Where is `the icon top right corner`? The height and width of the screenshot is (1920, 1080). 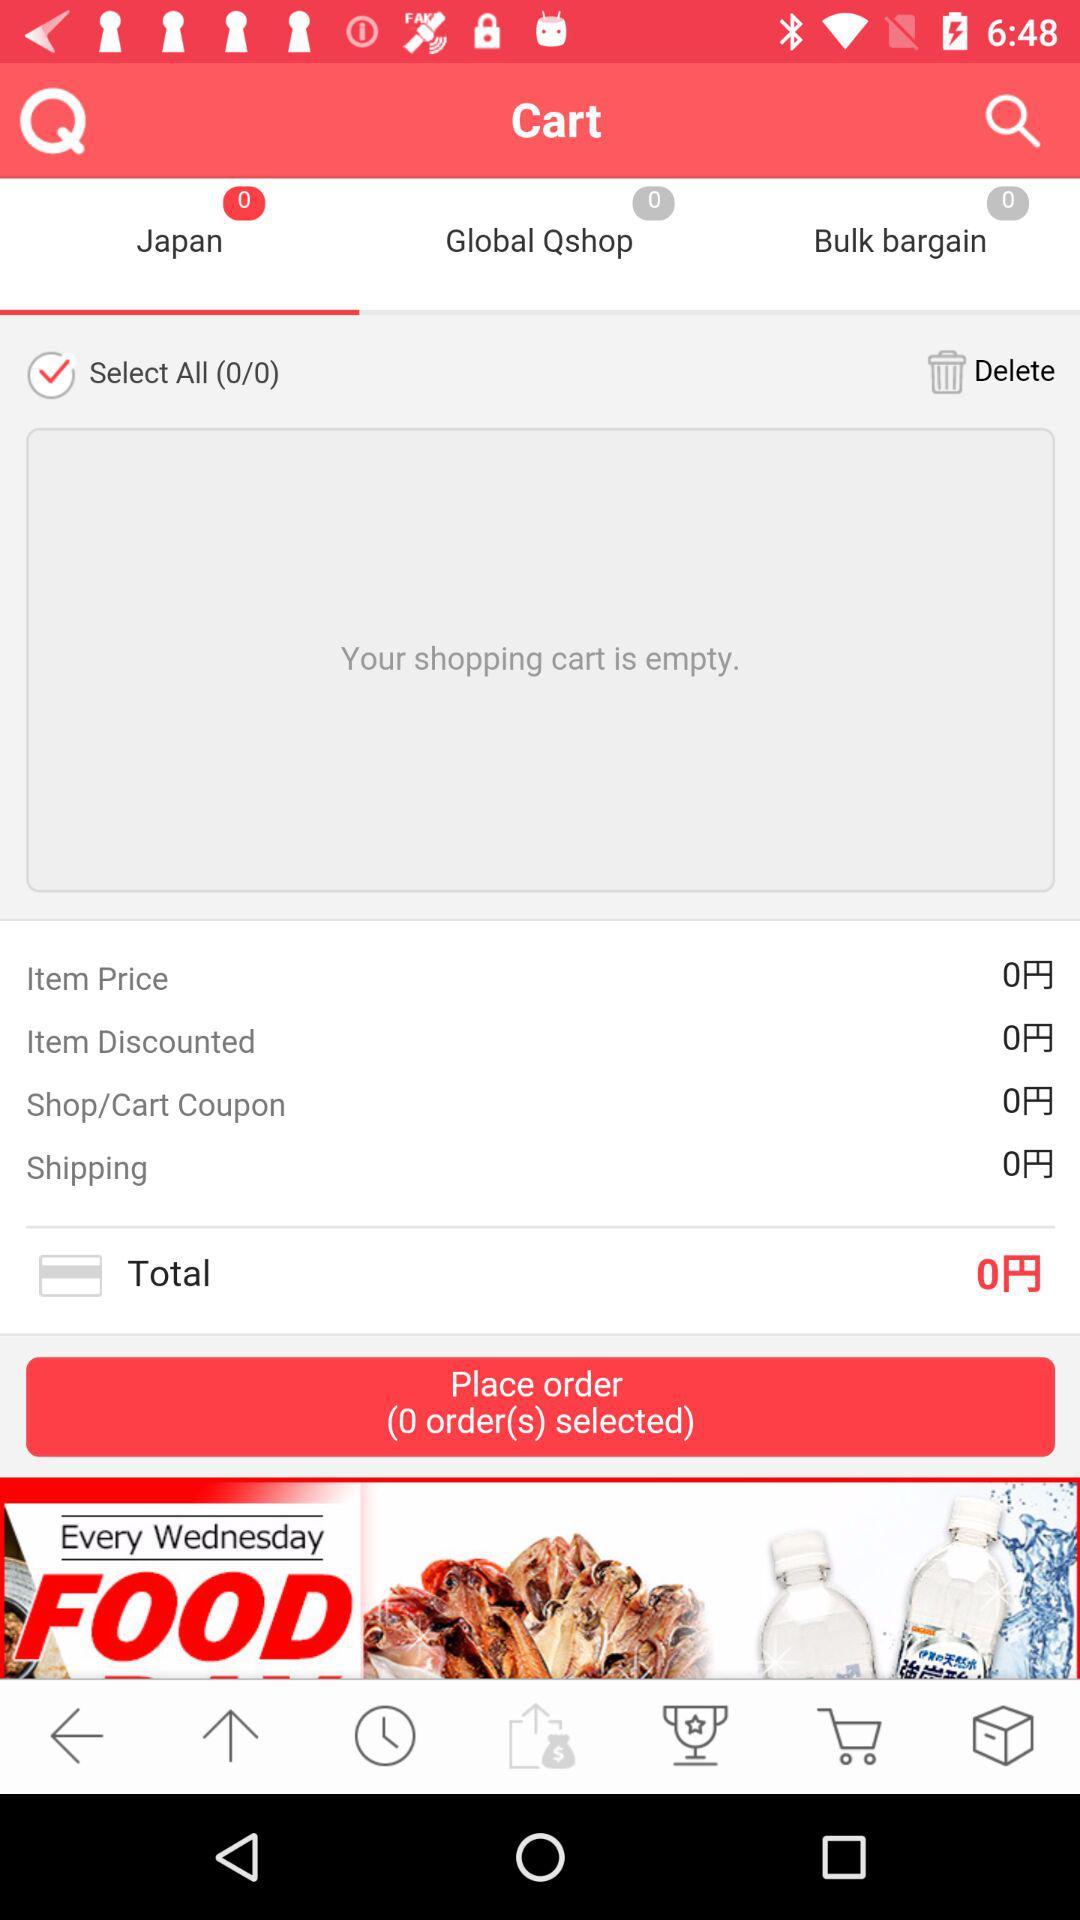
the icon top right corner is located at coordinates (1011, 119).